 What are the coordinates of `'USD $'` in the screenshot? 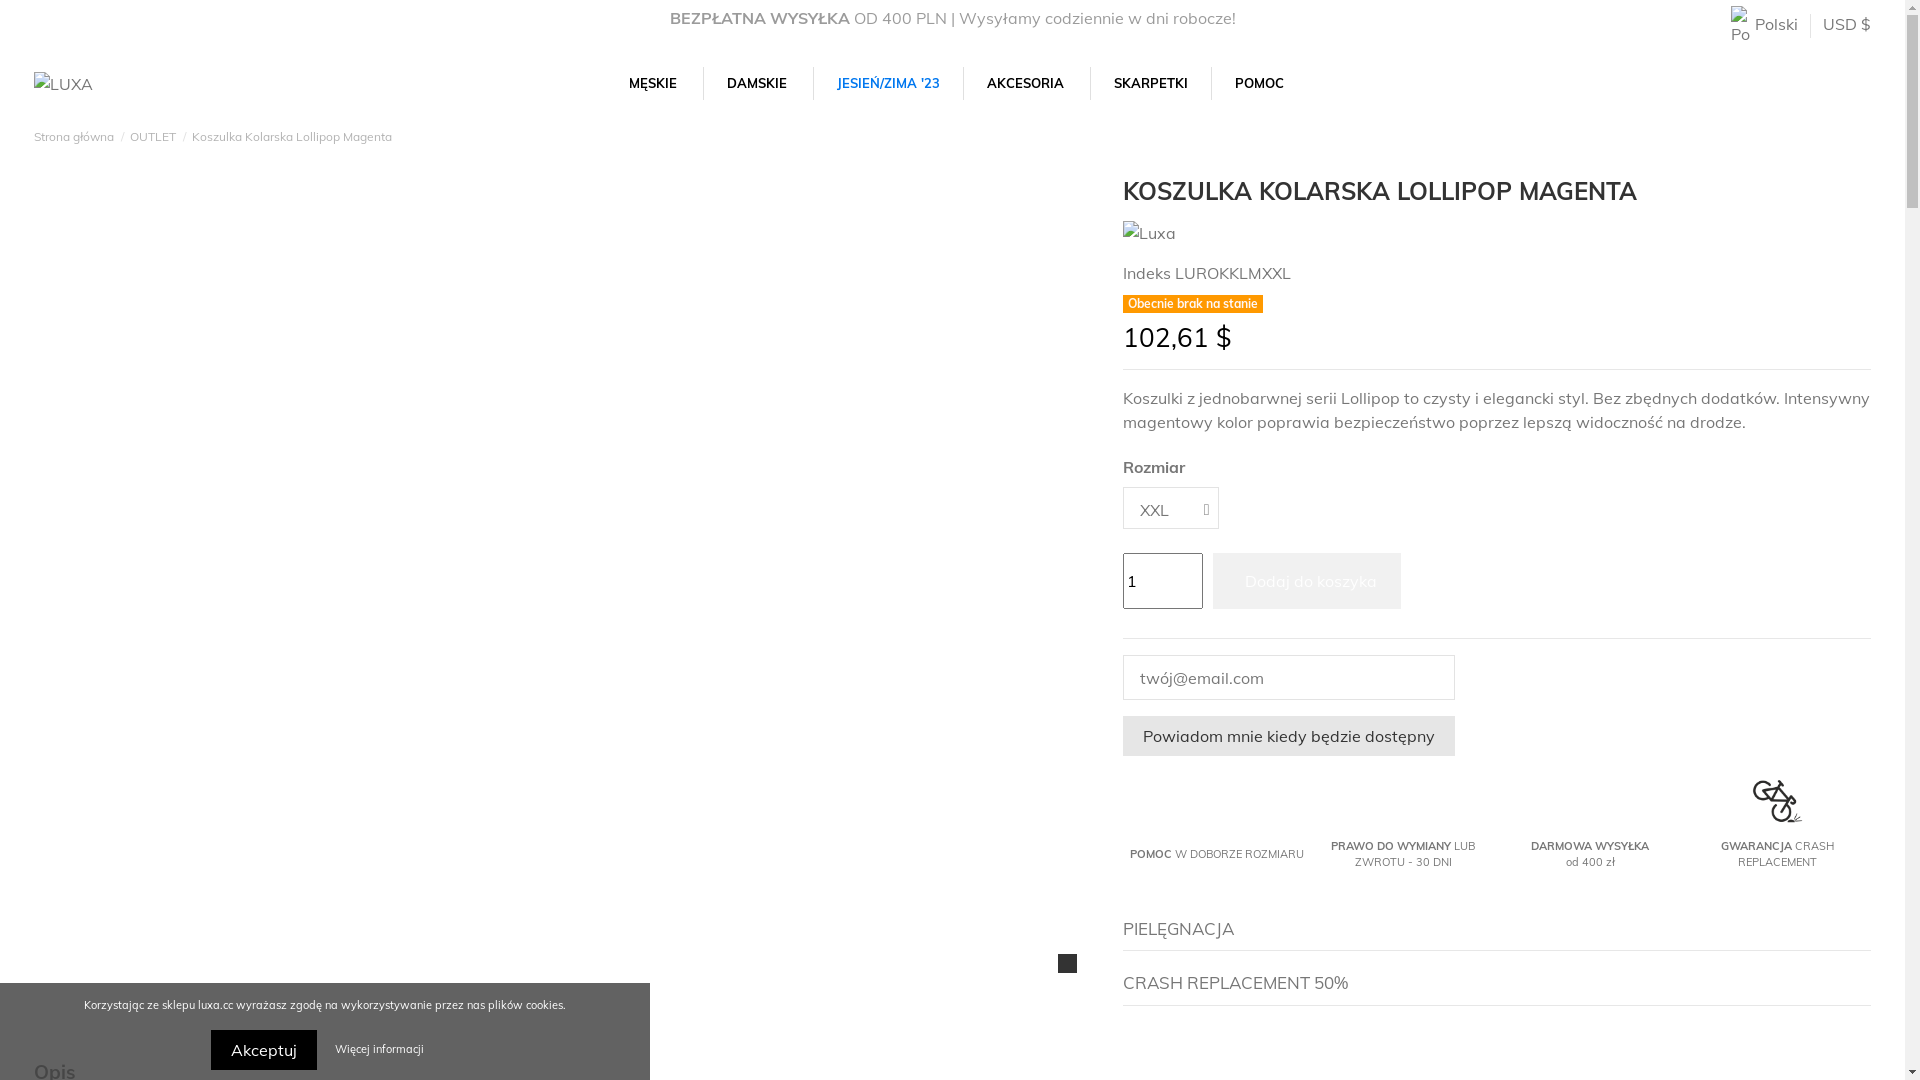 It's located at (1823, 23).